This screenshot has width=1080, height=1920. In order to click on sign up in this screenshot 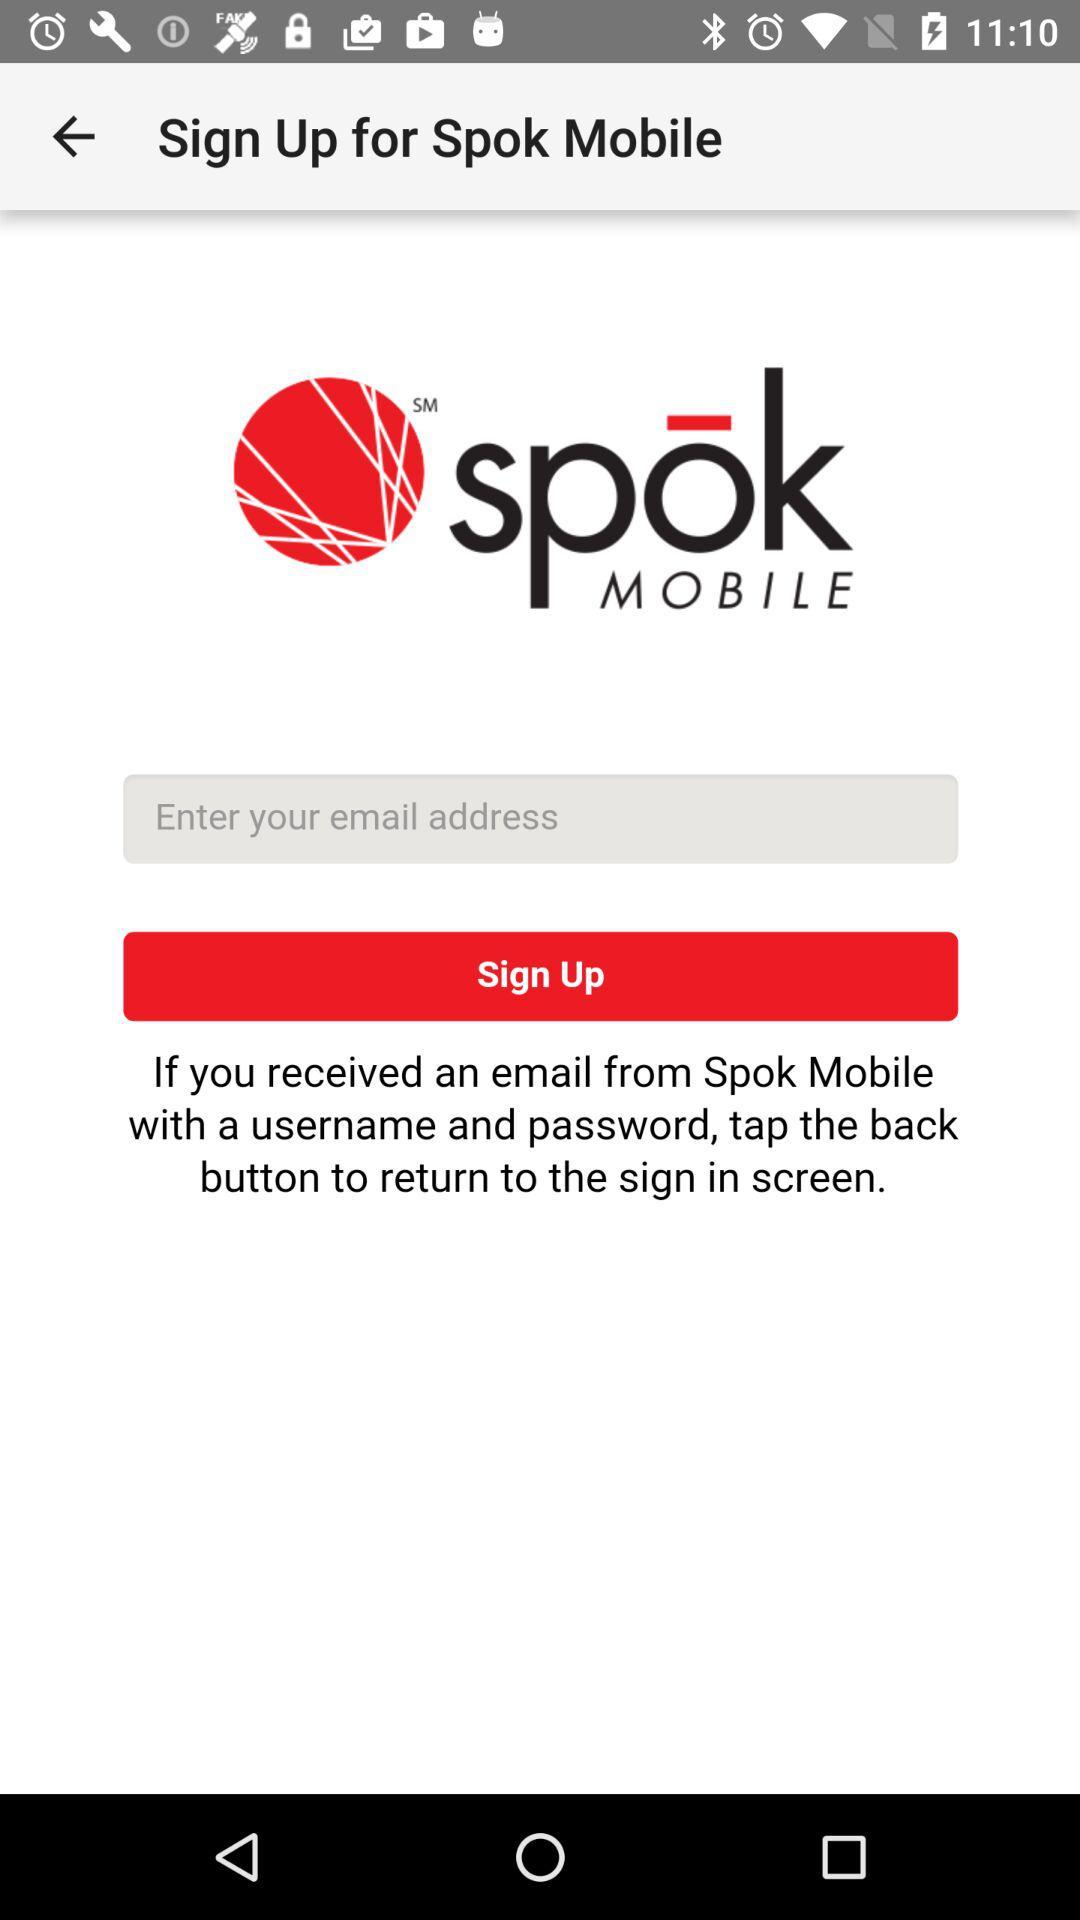, I will do `click(540, 1002)`.